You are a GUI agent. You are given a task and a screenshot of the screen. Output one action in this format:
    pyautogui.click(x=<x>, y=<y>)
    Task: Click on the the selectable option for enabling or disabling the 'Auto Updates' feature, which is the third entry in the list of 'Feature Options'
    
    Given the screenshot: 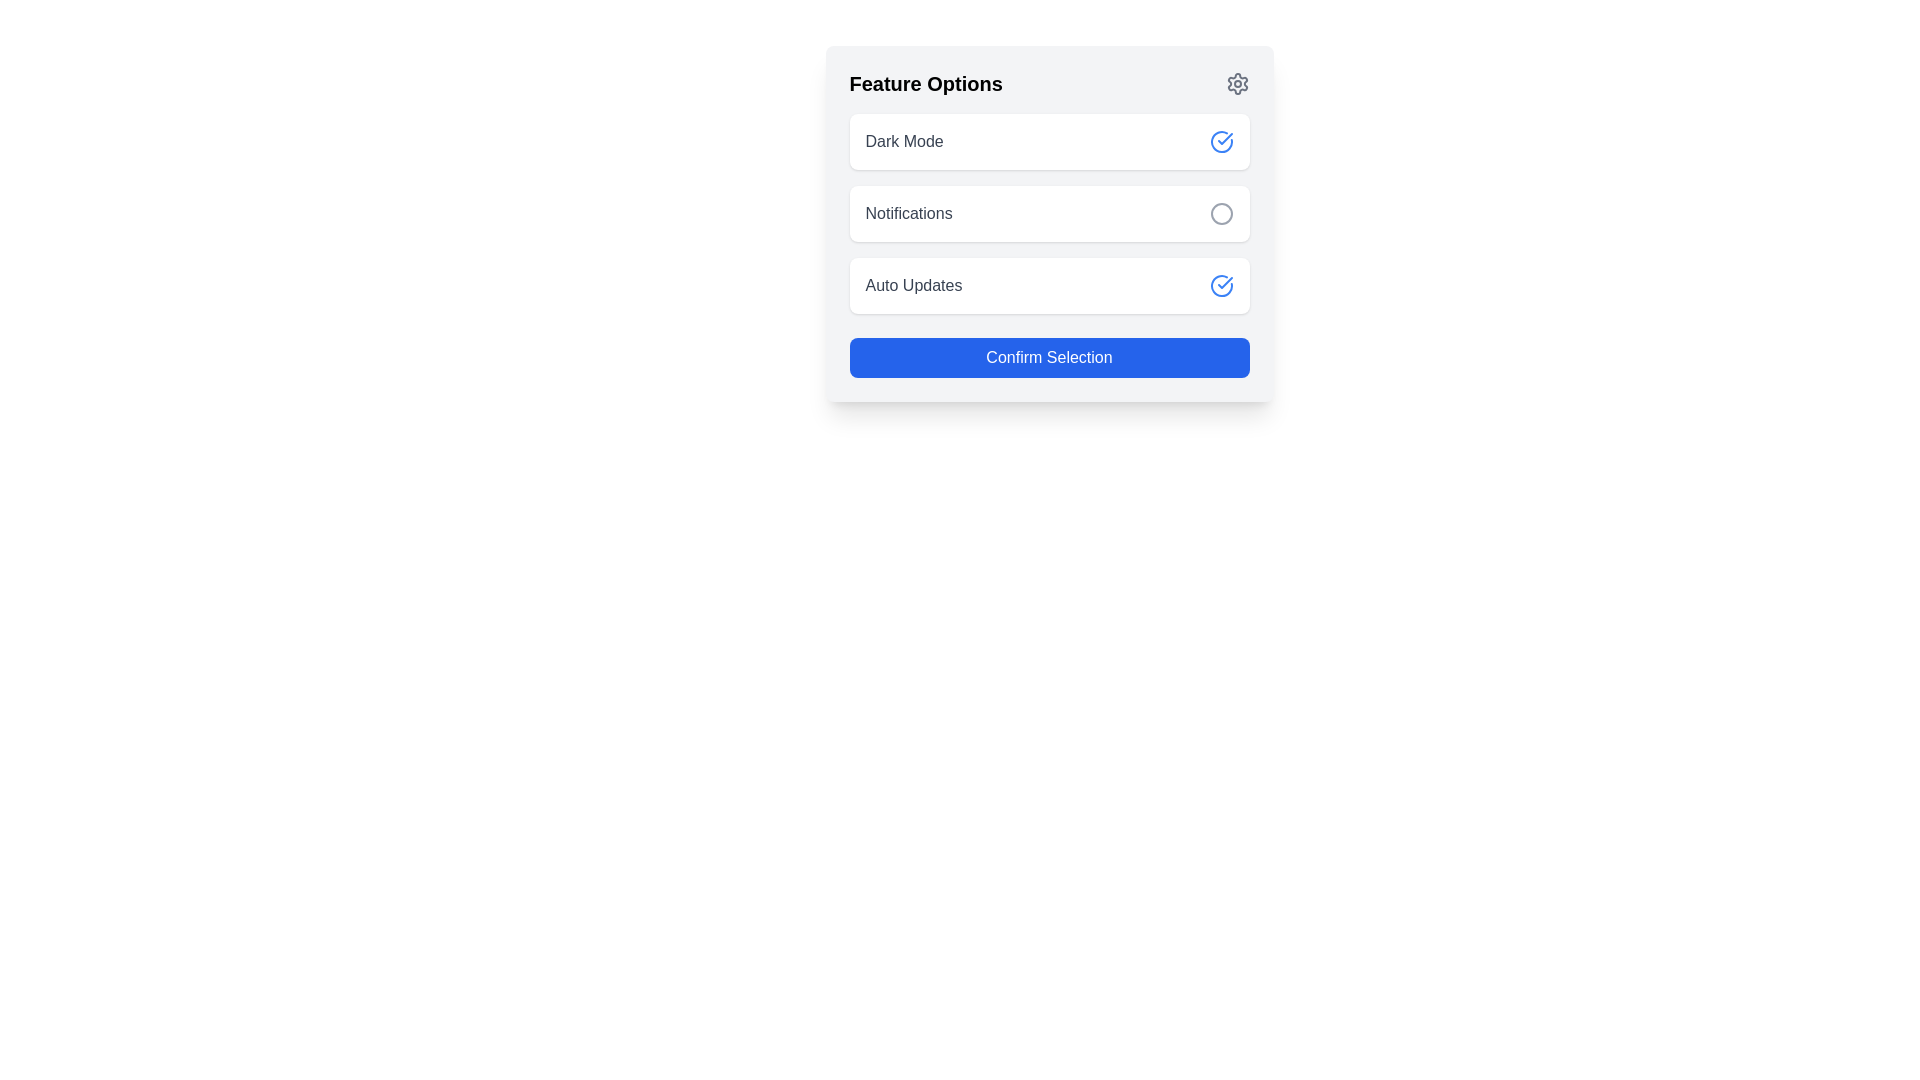 What is the action you would take?
    pyautogui.click(x=1048, y=285)
    